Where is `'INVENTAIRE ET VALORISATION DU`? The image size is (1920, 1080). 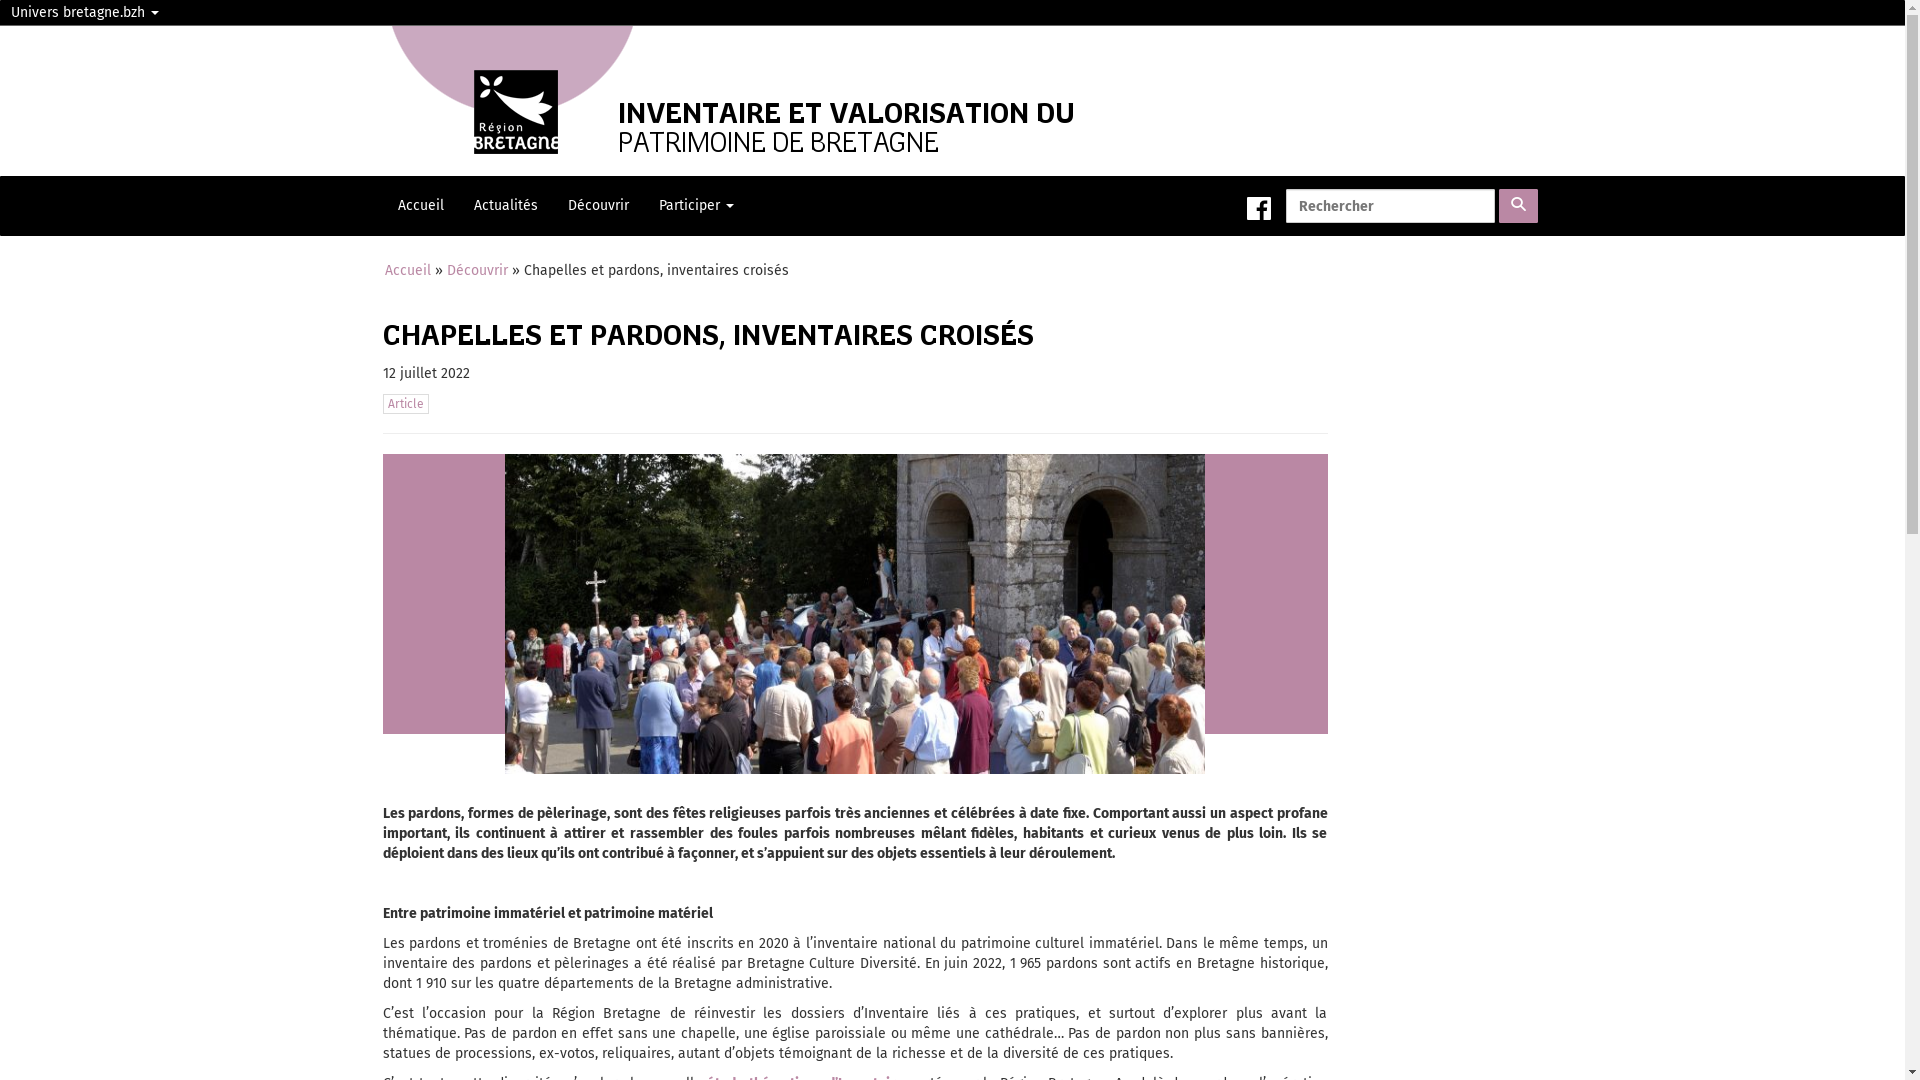
'INVENTAIRE ET VALORISATION DU is located at coordinates (806, 105).